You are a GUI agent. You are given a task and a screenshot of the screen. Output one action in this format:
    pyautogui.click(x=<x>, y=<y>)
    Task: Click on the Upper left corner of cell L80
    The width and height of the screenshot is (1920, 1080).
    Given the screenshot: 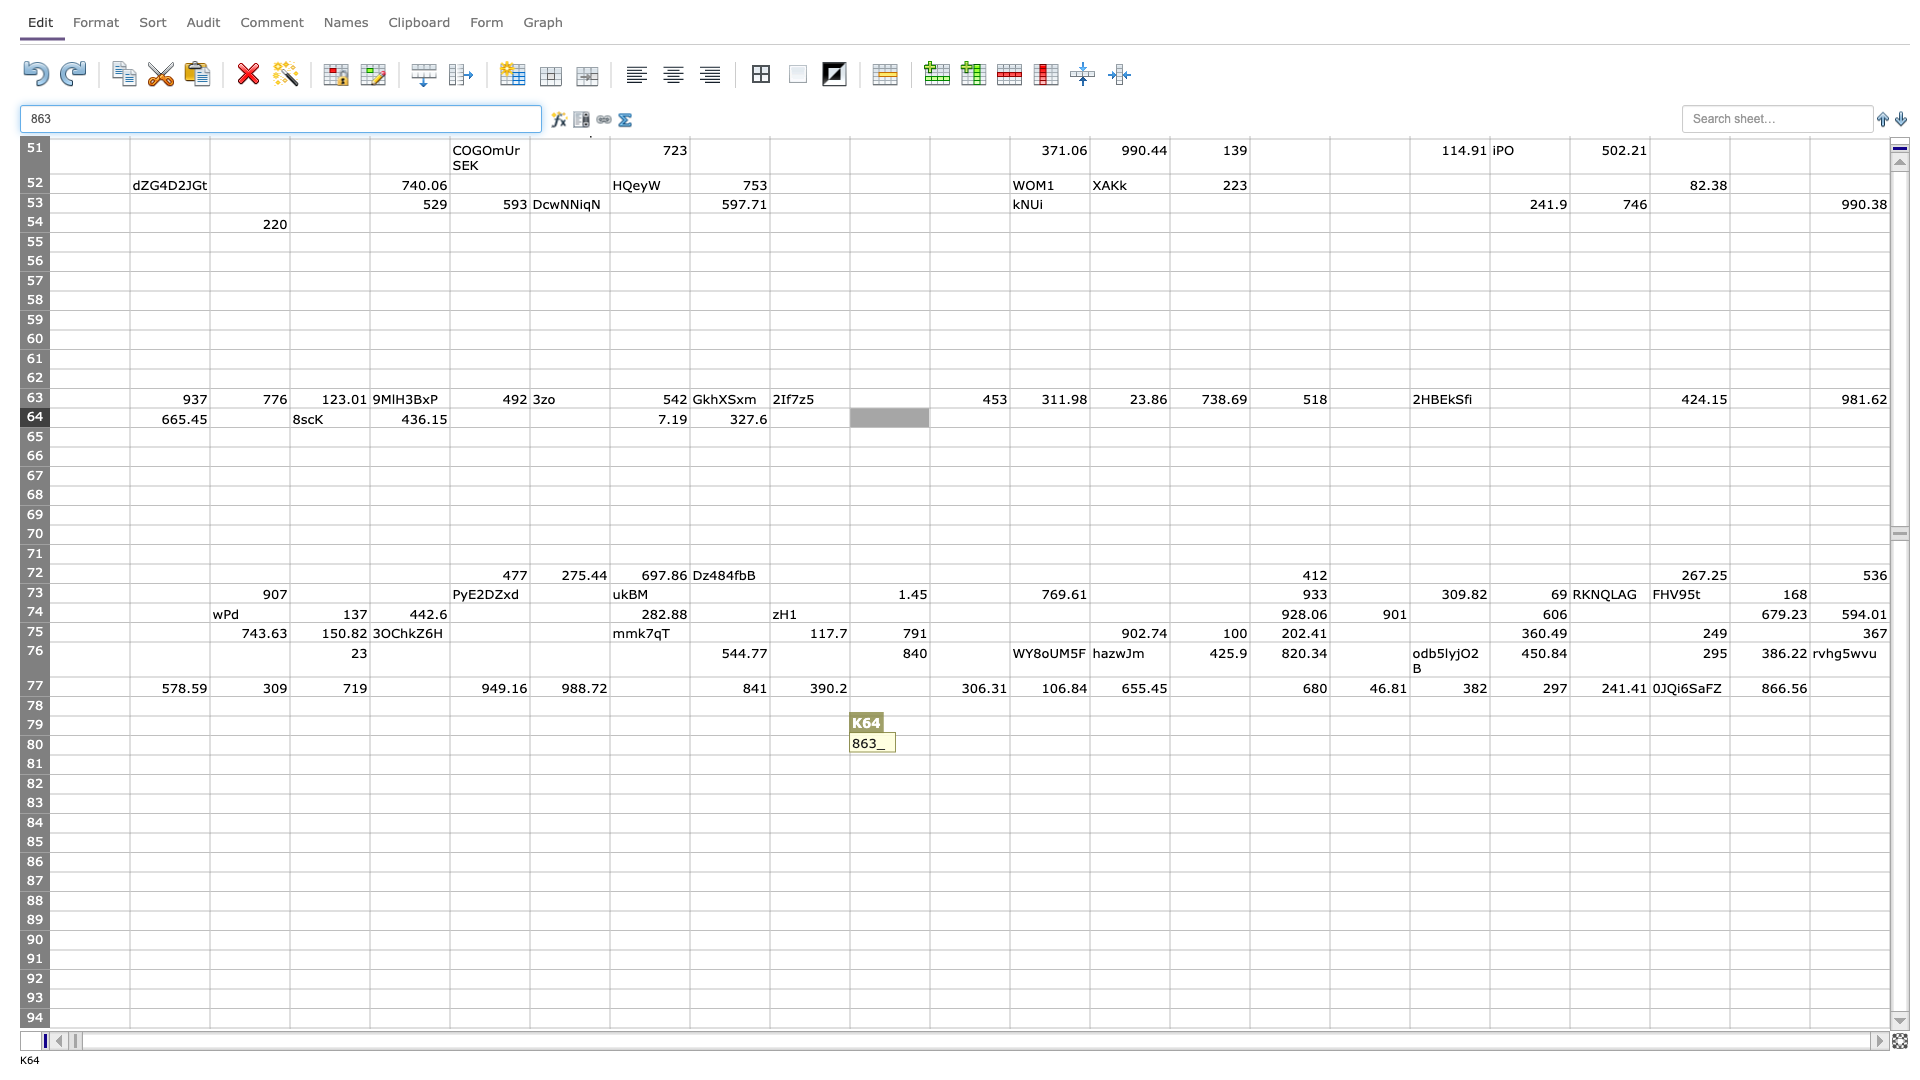 What is the action you would take?
    pyautogui.click(x=929, y=735)
    